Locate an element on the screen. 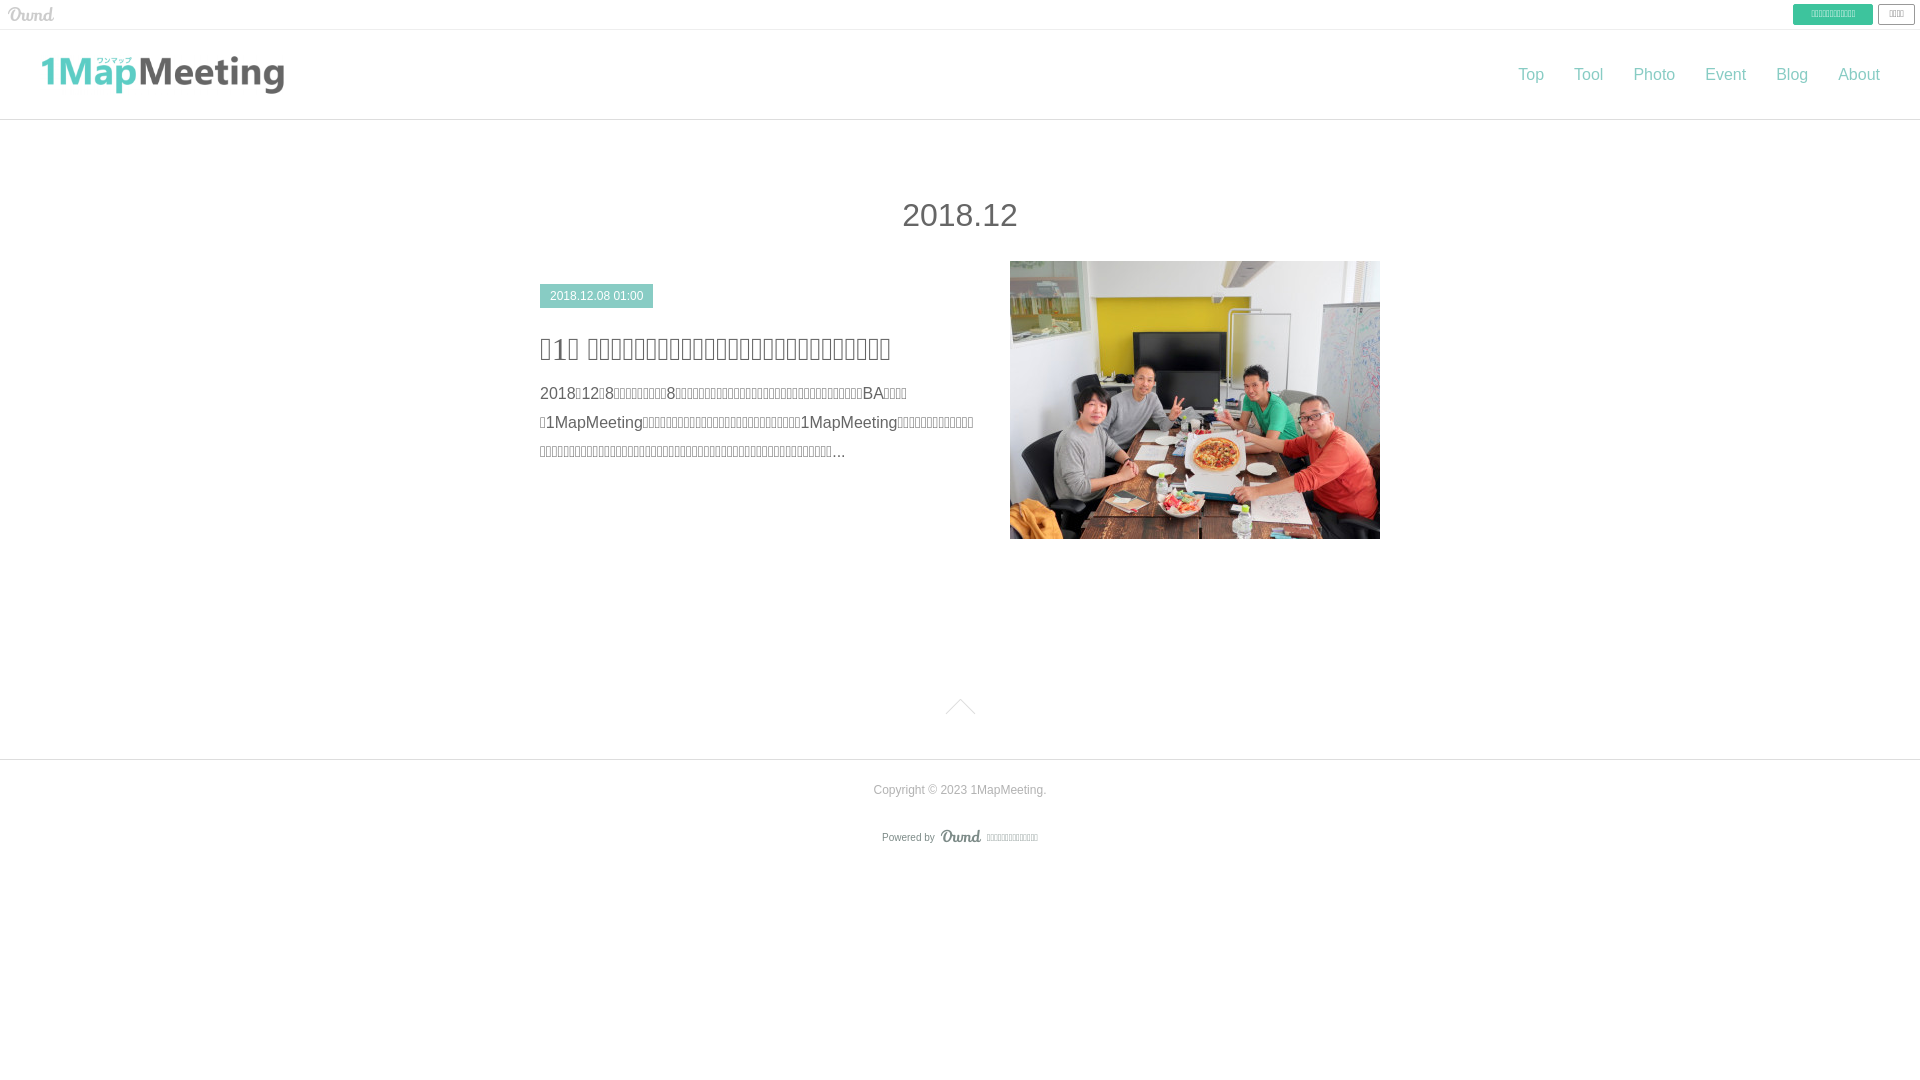 This screenshot has width=1920, height=1080. 'Photo' is located at coordinates (1617, 73).